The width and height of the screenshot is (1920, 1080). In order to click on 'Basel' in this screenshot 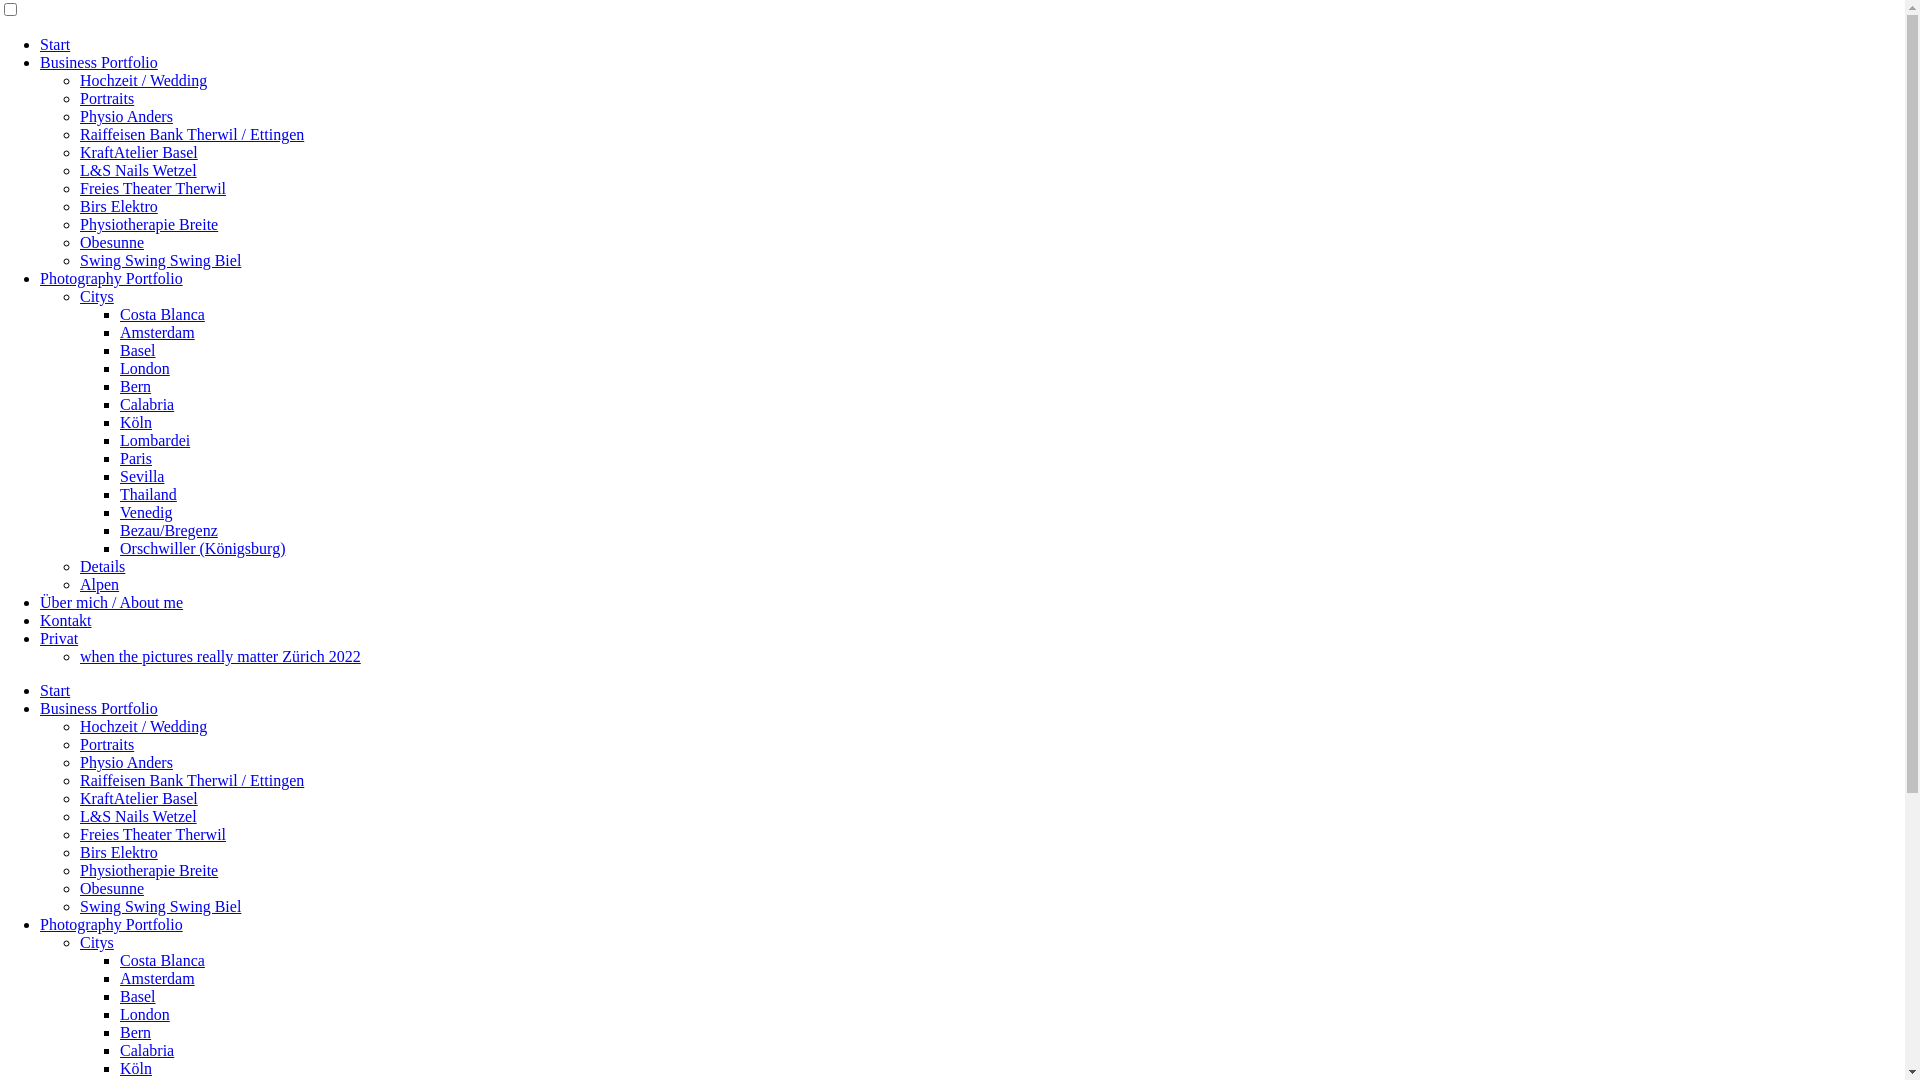, I will do `click(137, 996)`.